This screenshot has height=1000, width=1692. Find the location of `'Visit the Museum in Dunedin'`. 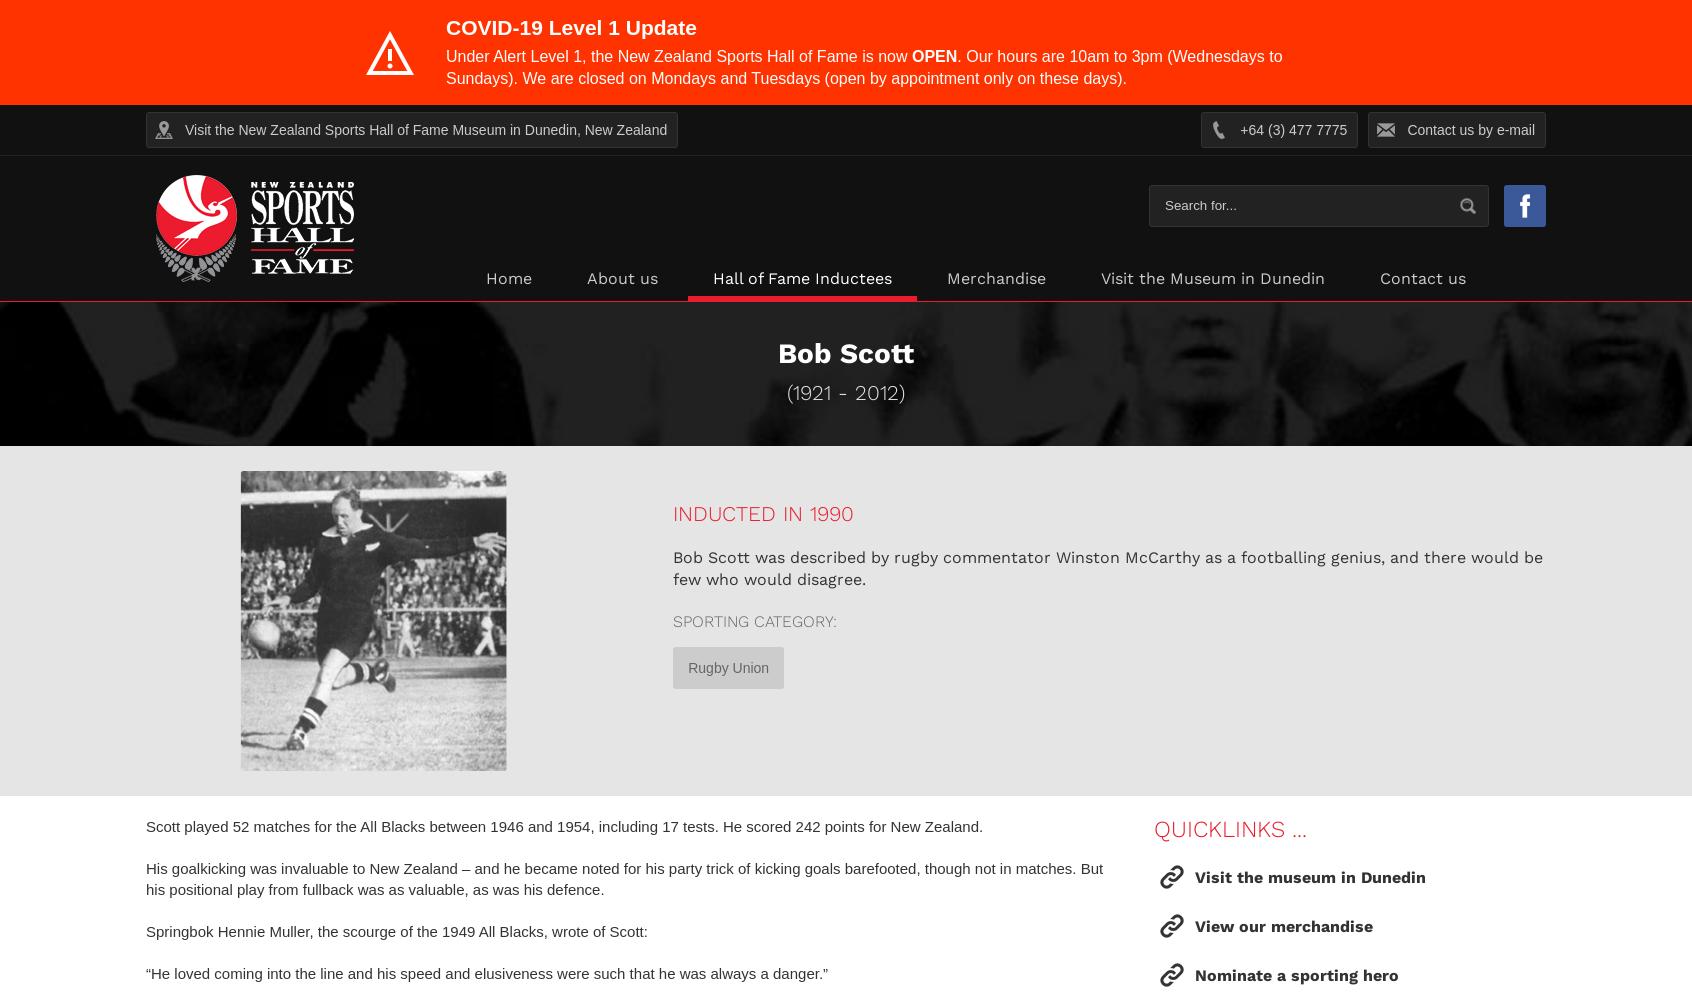

'Visit the Museum in Dunedin' is located at coordinates (1100, 278).